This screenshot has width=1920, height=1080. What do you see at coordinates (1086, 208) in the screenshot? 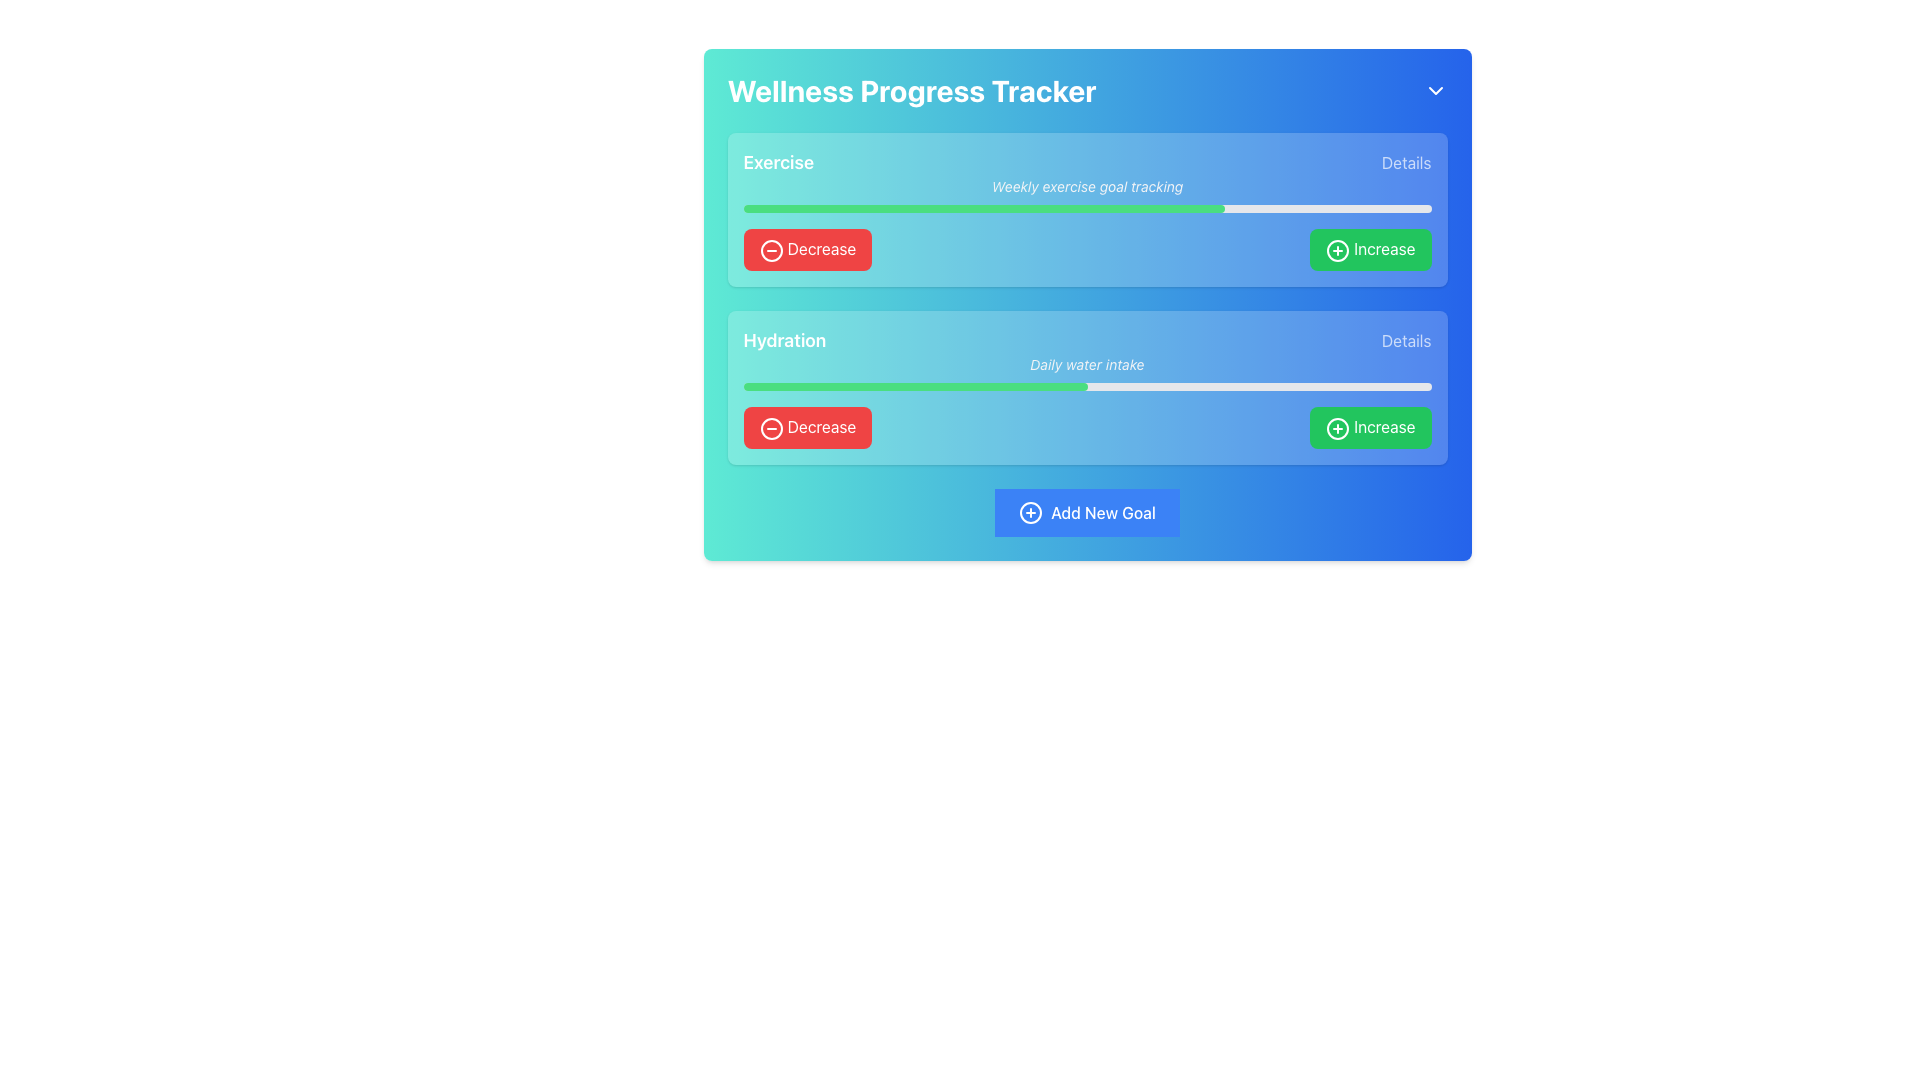
I see `the horizontal progress bar styled with a gray background and a green segment, located beneath the 'Weekly exercise goal tracking' text in the exercise tracking section` at bounding box center [1086, 208].